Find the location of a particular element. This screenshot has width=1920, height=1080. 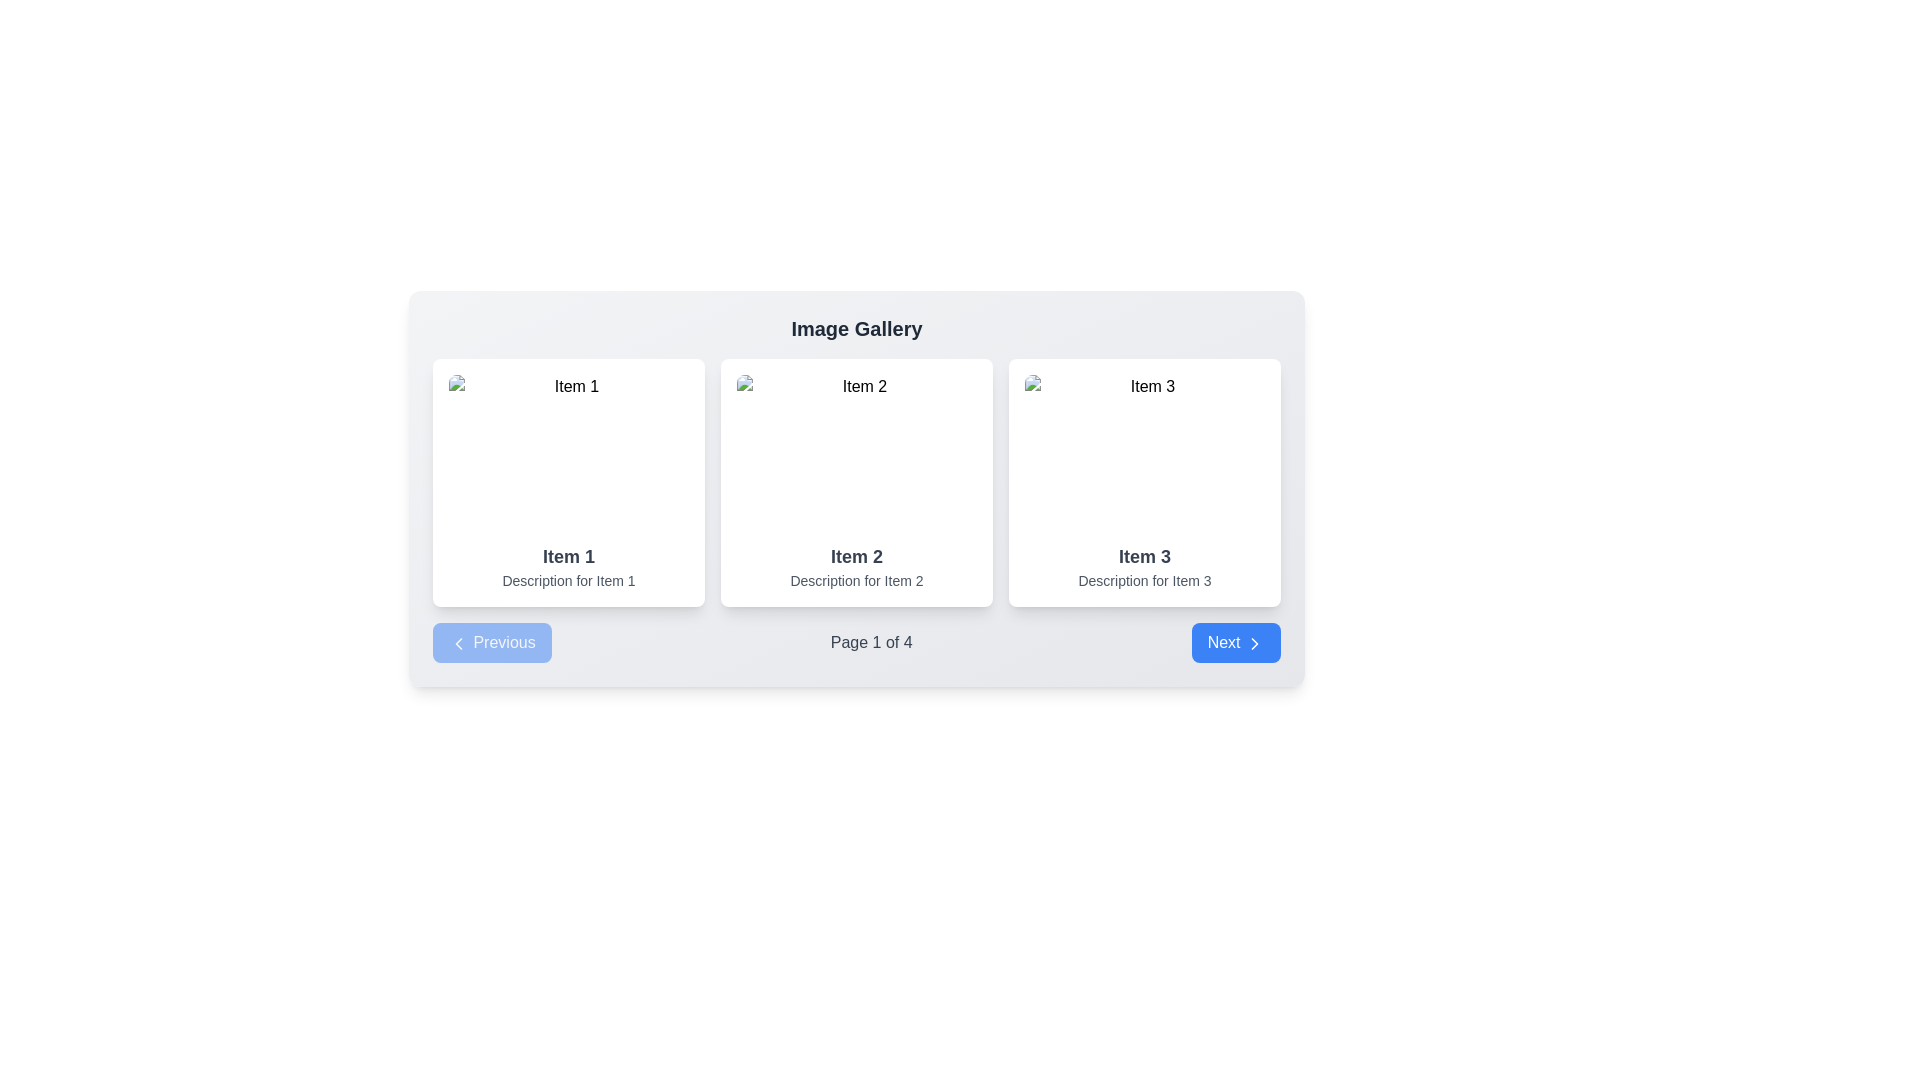

the small rightward-pointing arrow icon embedded within the 'Next' button located at the bottom-right corner of the interface is located at coordinates (1253, 643).